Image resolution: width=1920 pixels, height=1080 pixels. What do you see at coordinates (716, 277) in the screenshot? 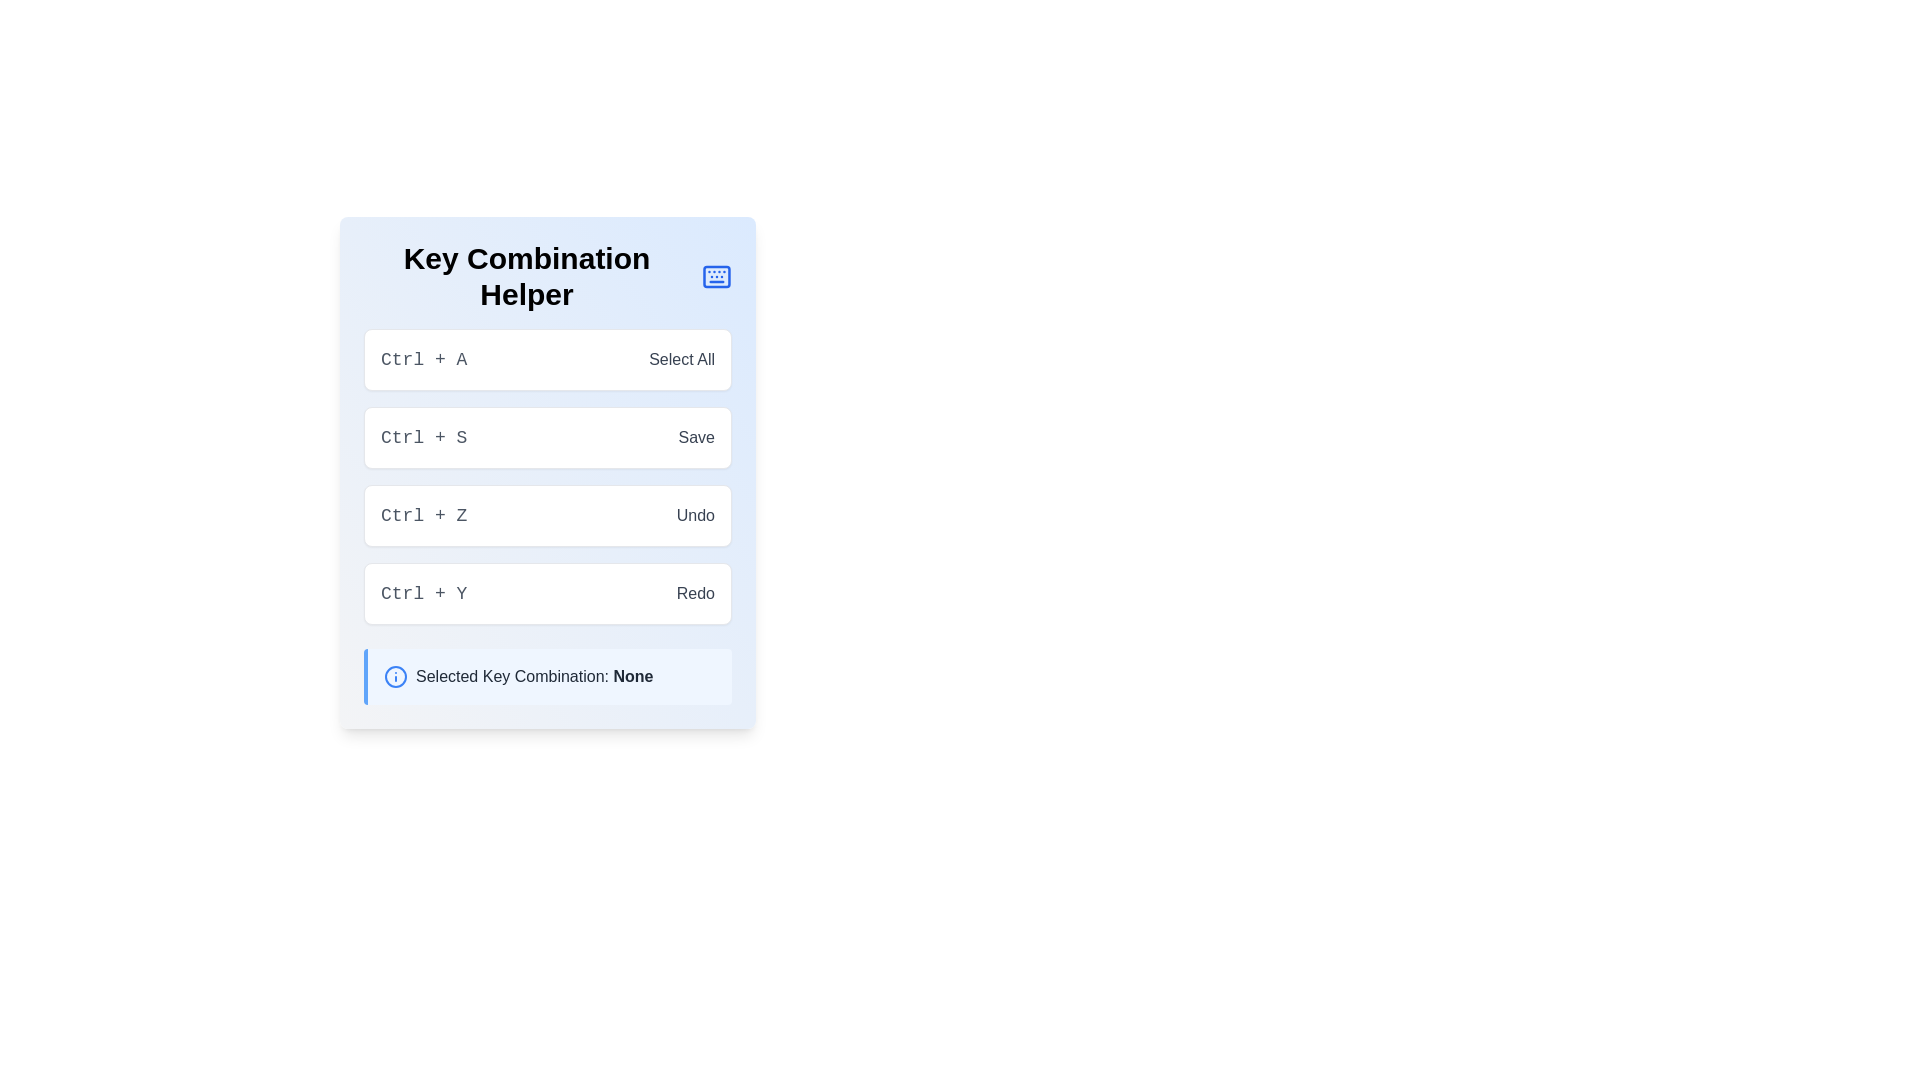
I see `the blue rounded rectangular icon in the top-right corner of the 'Key Combination Helper' interface, which represents a keyboard or similar device` at bounding box center [716, 277].